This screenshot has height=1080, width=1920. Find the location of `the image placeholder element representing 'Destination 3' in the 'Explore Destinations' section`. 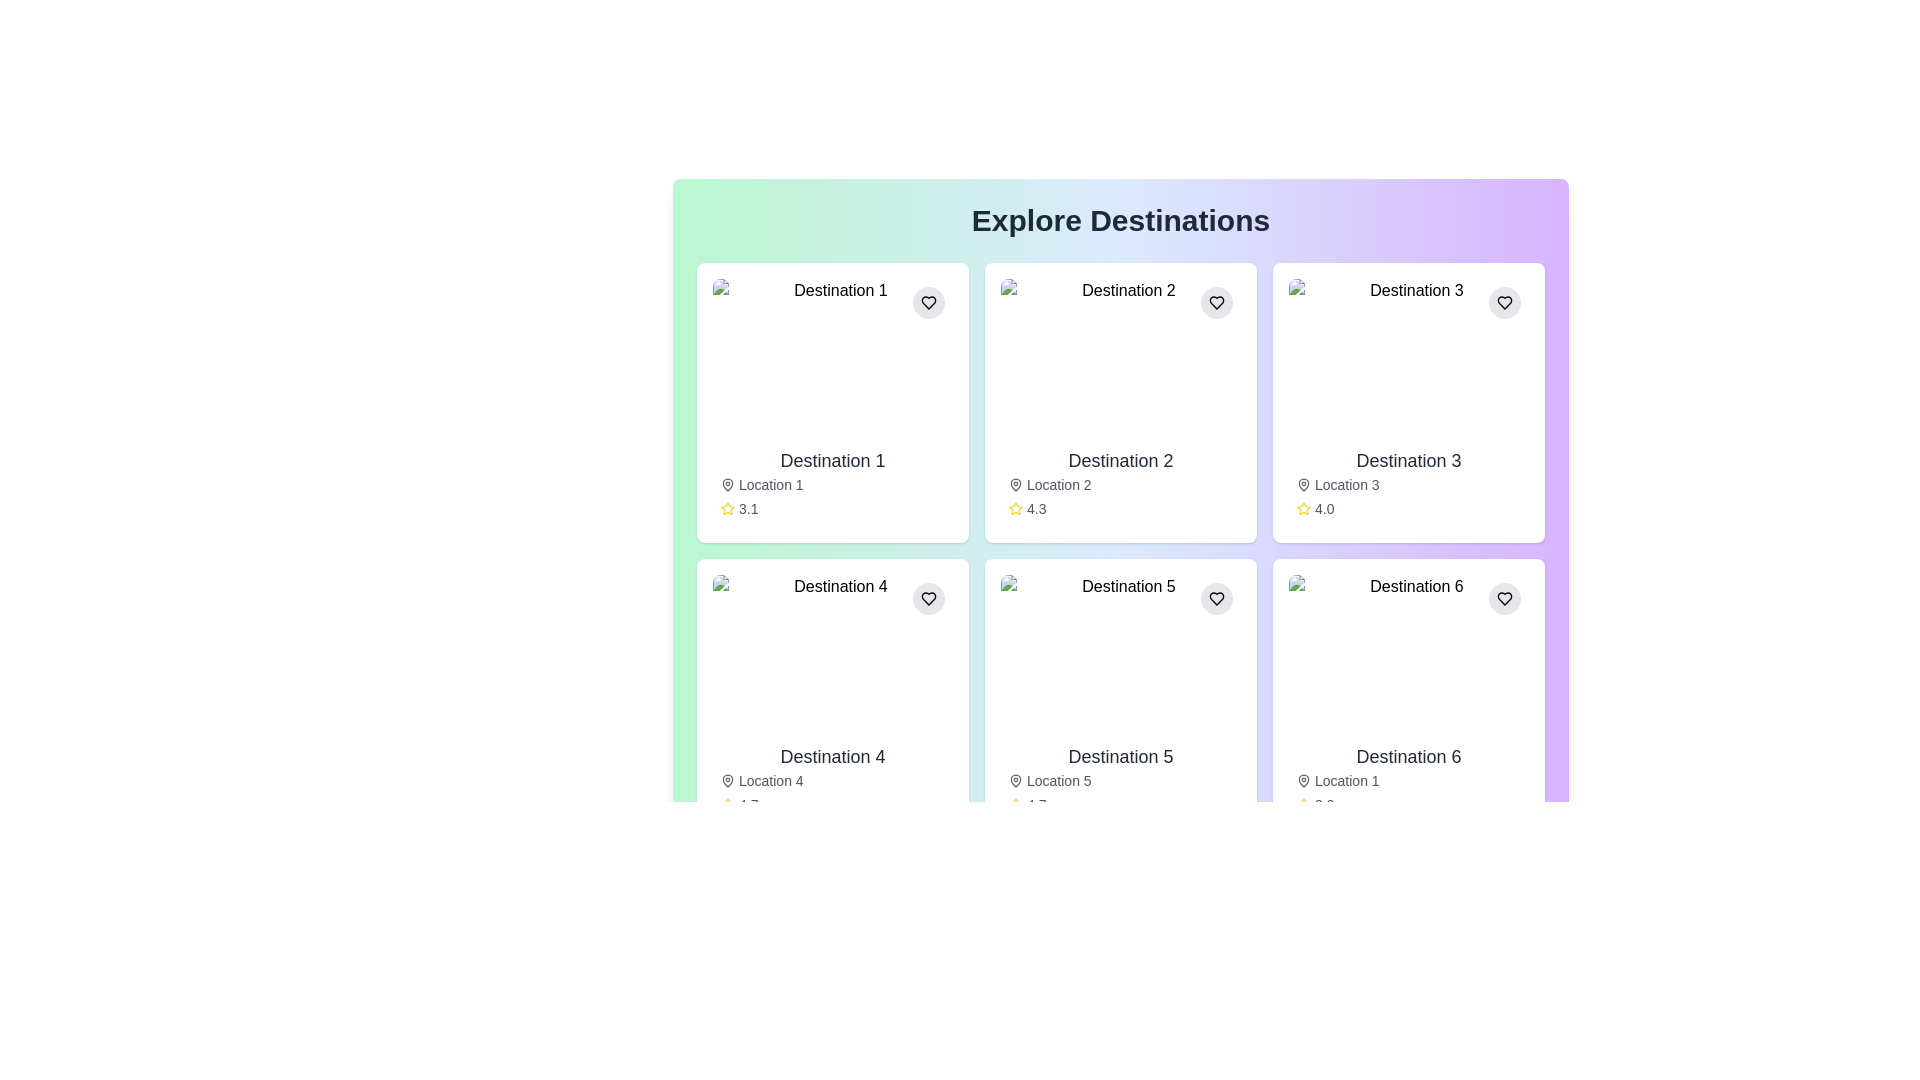

the image placeholder element representing 'Destination 3' in the 'Explore Destinations' section is located at coordinates (1408, 357).